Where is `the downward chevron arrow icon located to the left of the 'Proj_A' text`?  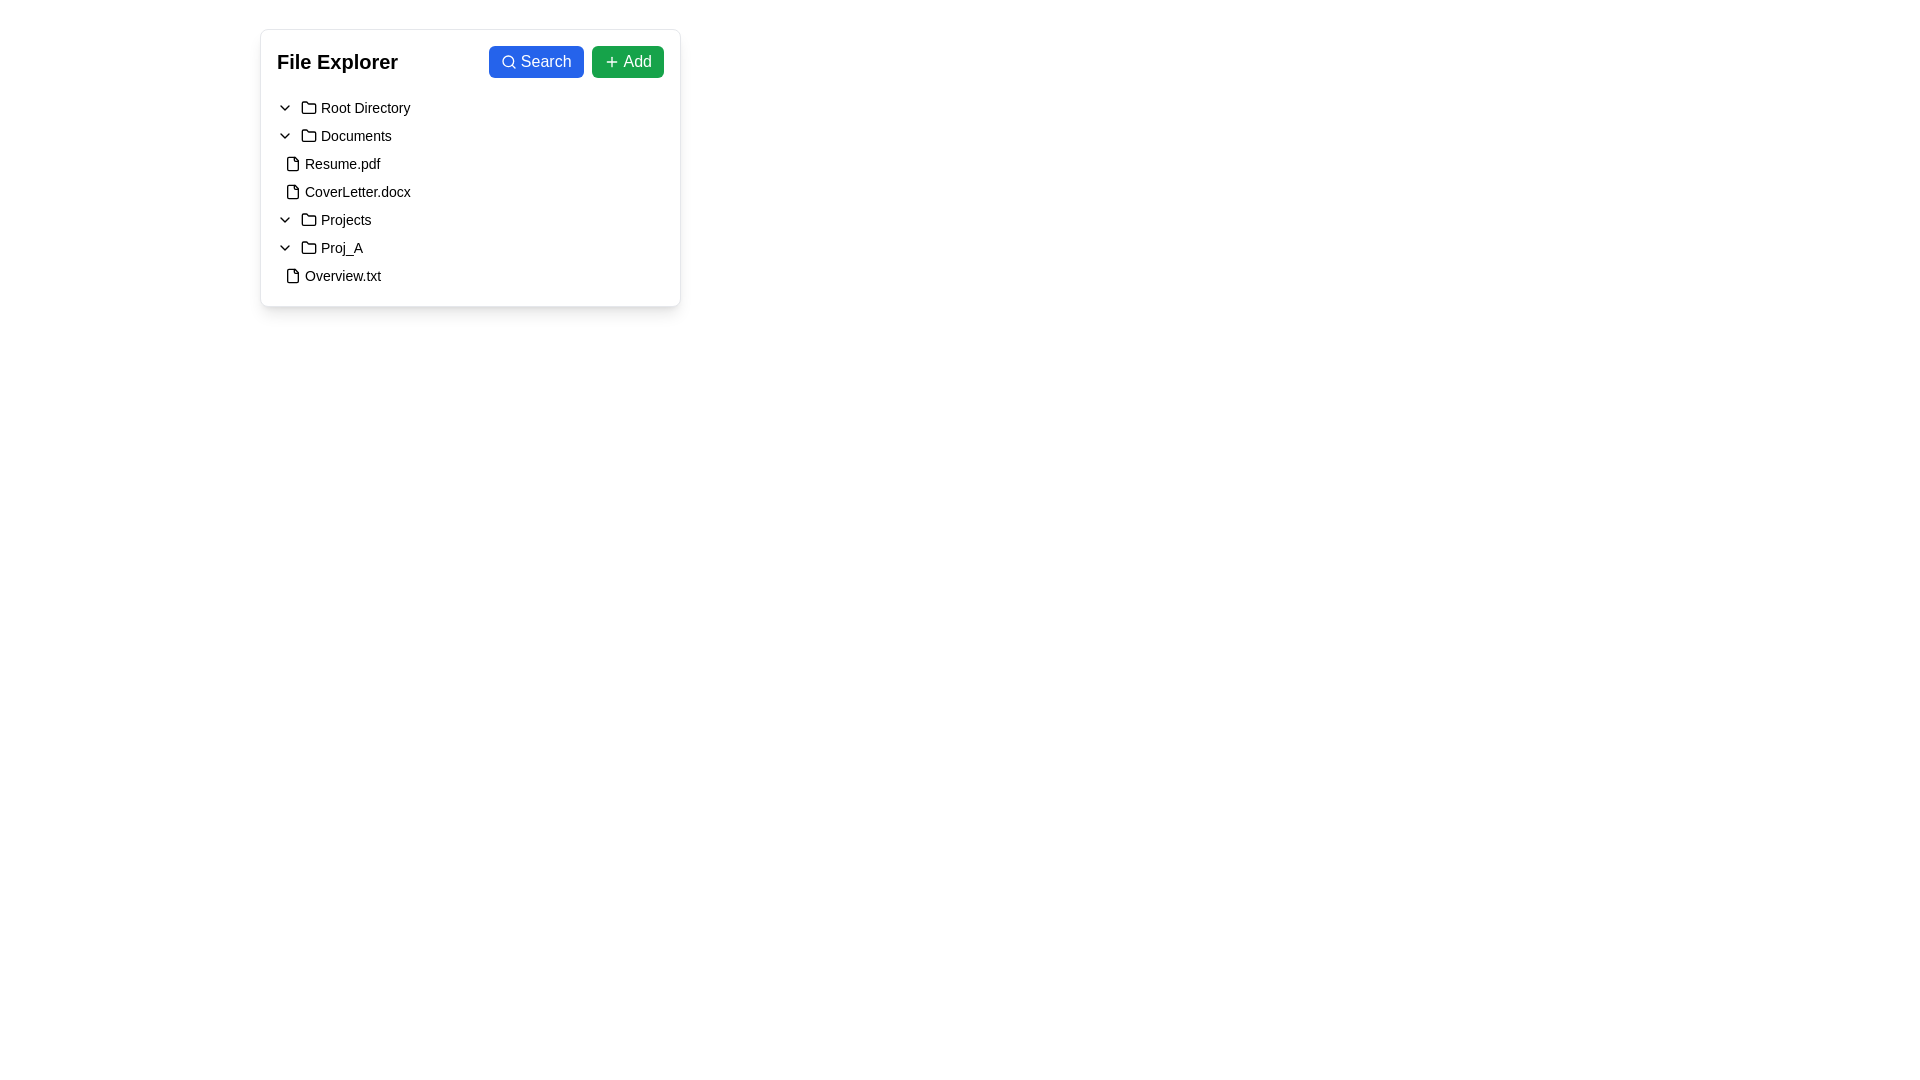 the downward chevron arrow icon located to the left of the 'Proj_A' text is located at coordinates (283, 246).